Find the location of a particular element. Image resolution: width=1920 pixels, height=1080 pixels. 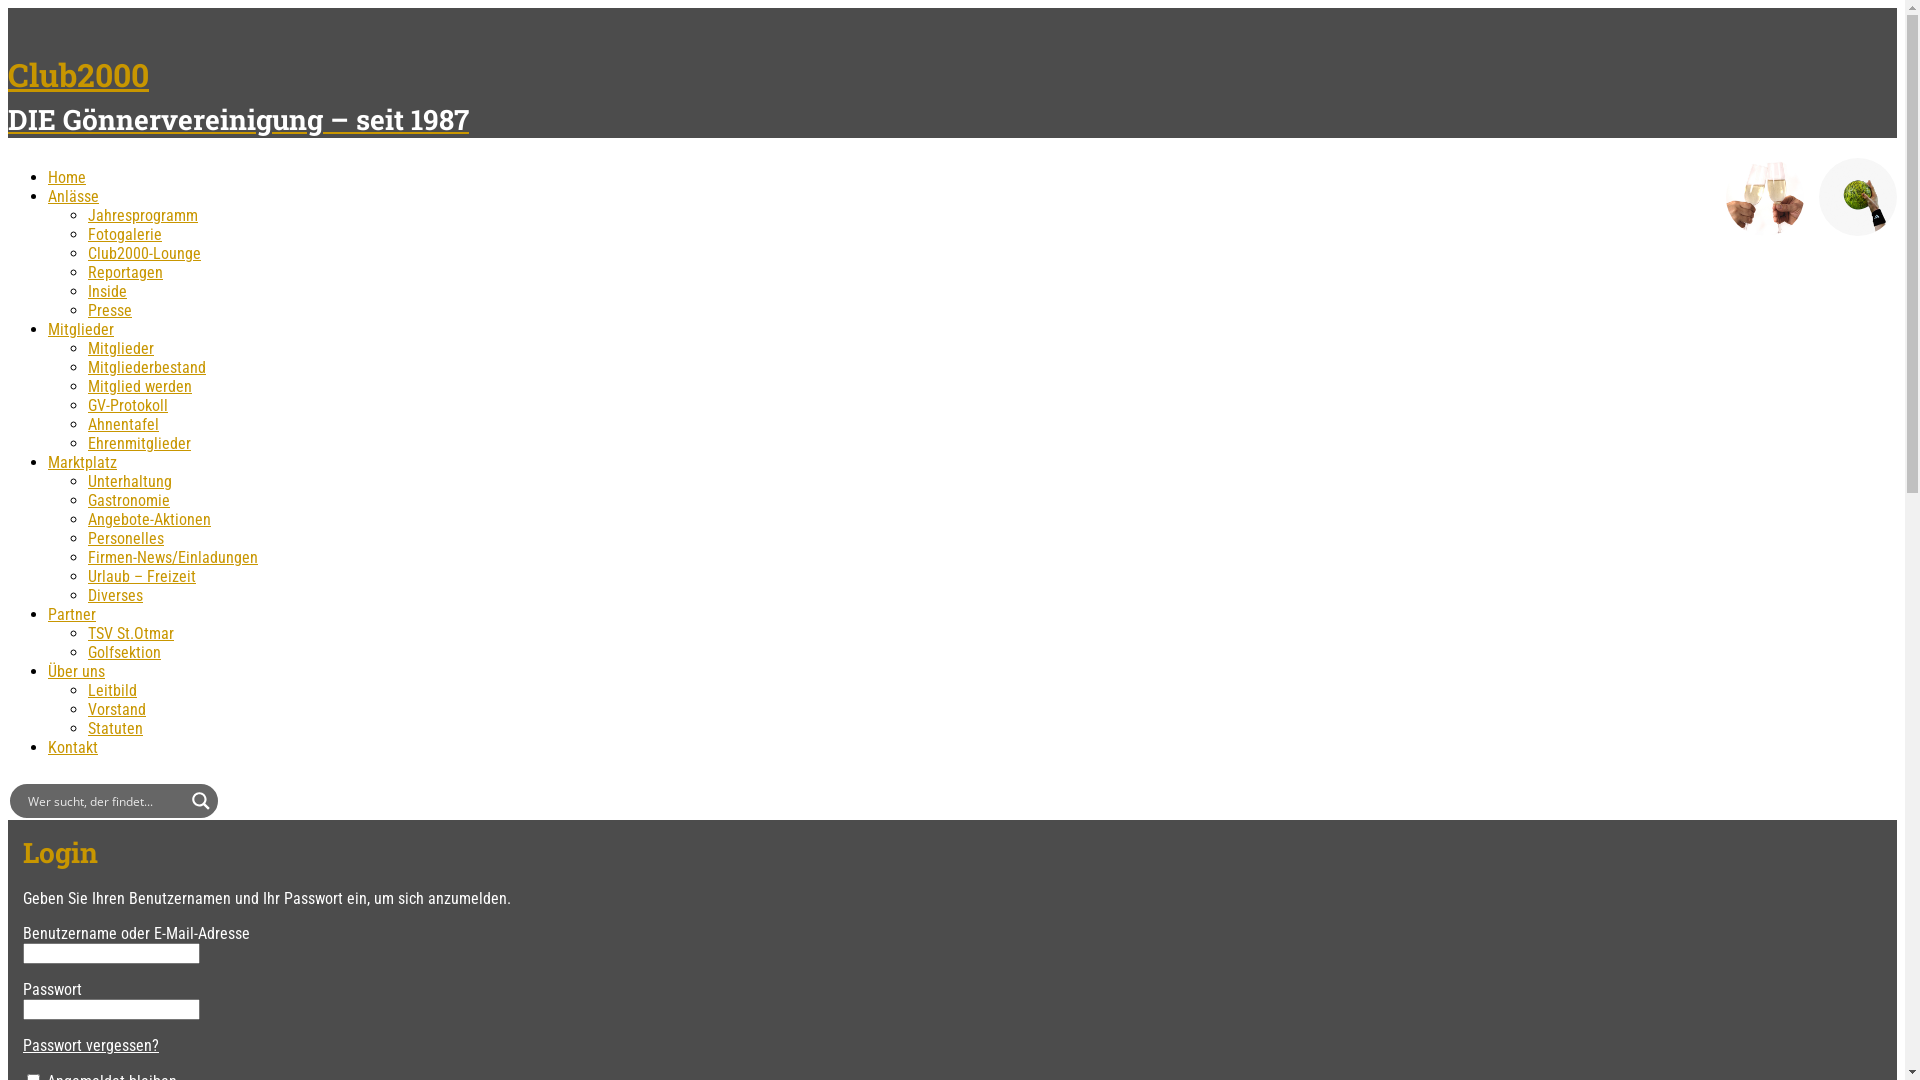

'Ahnentafel' is located at coordinates (86, 423).